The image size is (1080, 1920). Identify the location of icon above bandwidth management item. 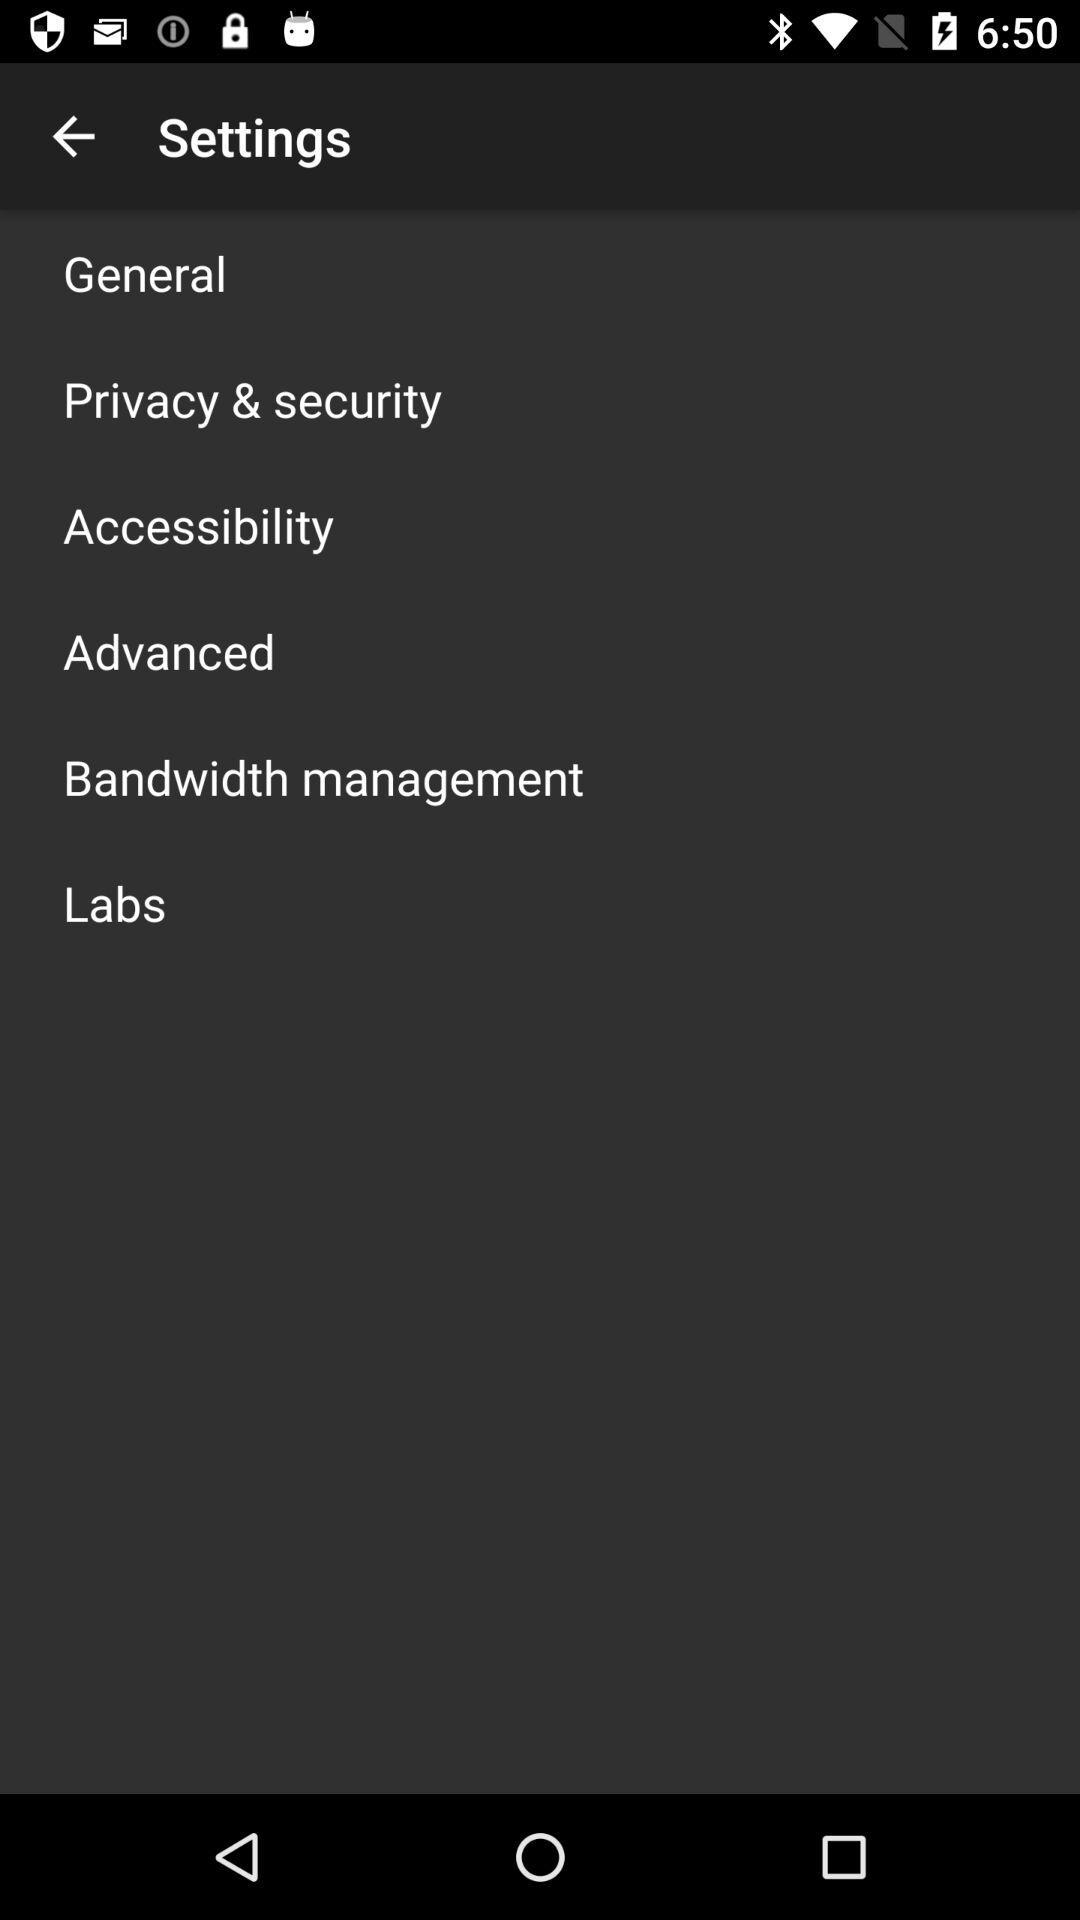
(168, 651).